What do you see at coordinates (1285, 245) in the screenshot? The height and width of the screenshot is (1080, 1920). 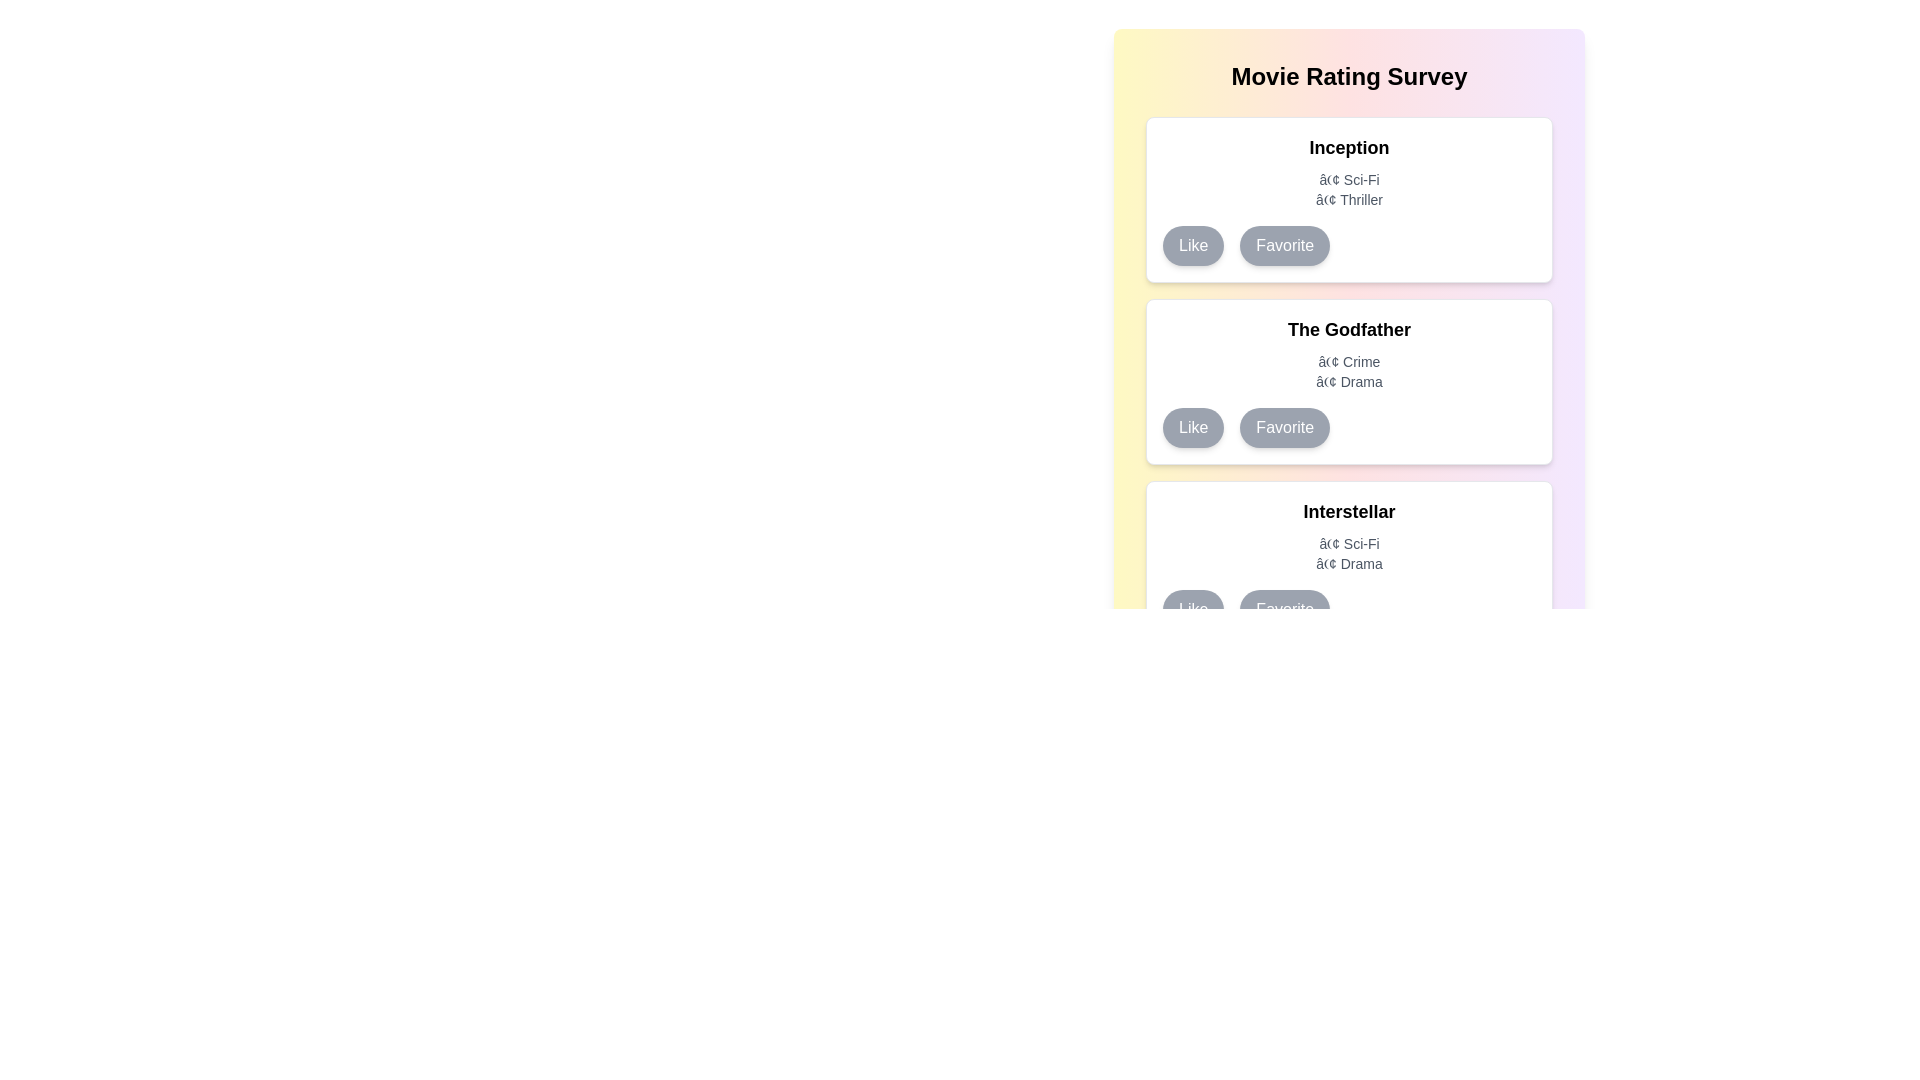 I see `the favorite button associated with the movie 'Inception'` at bounding box center [1285, 245].